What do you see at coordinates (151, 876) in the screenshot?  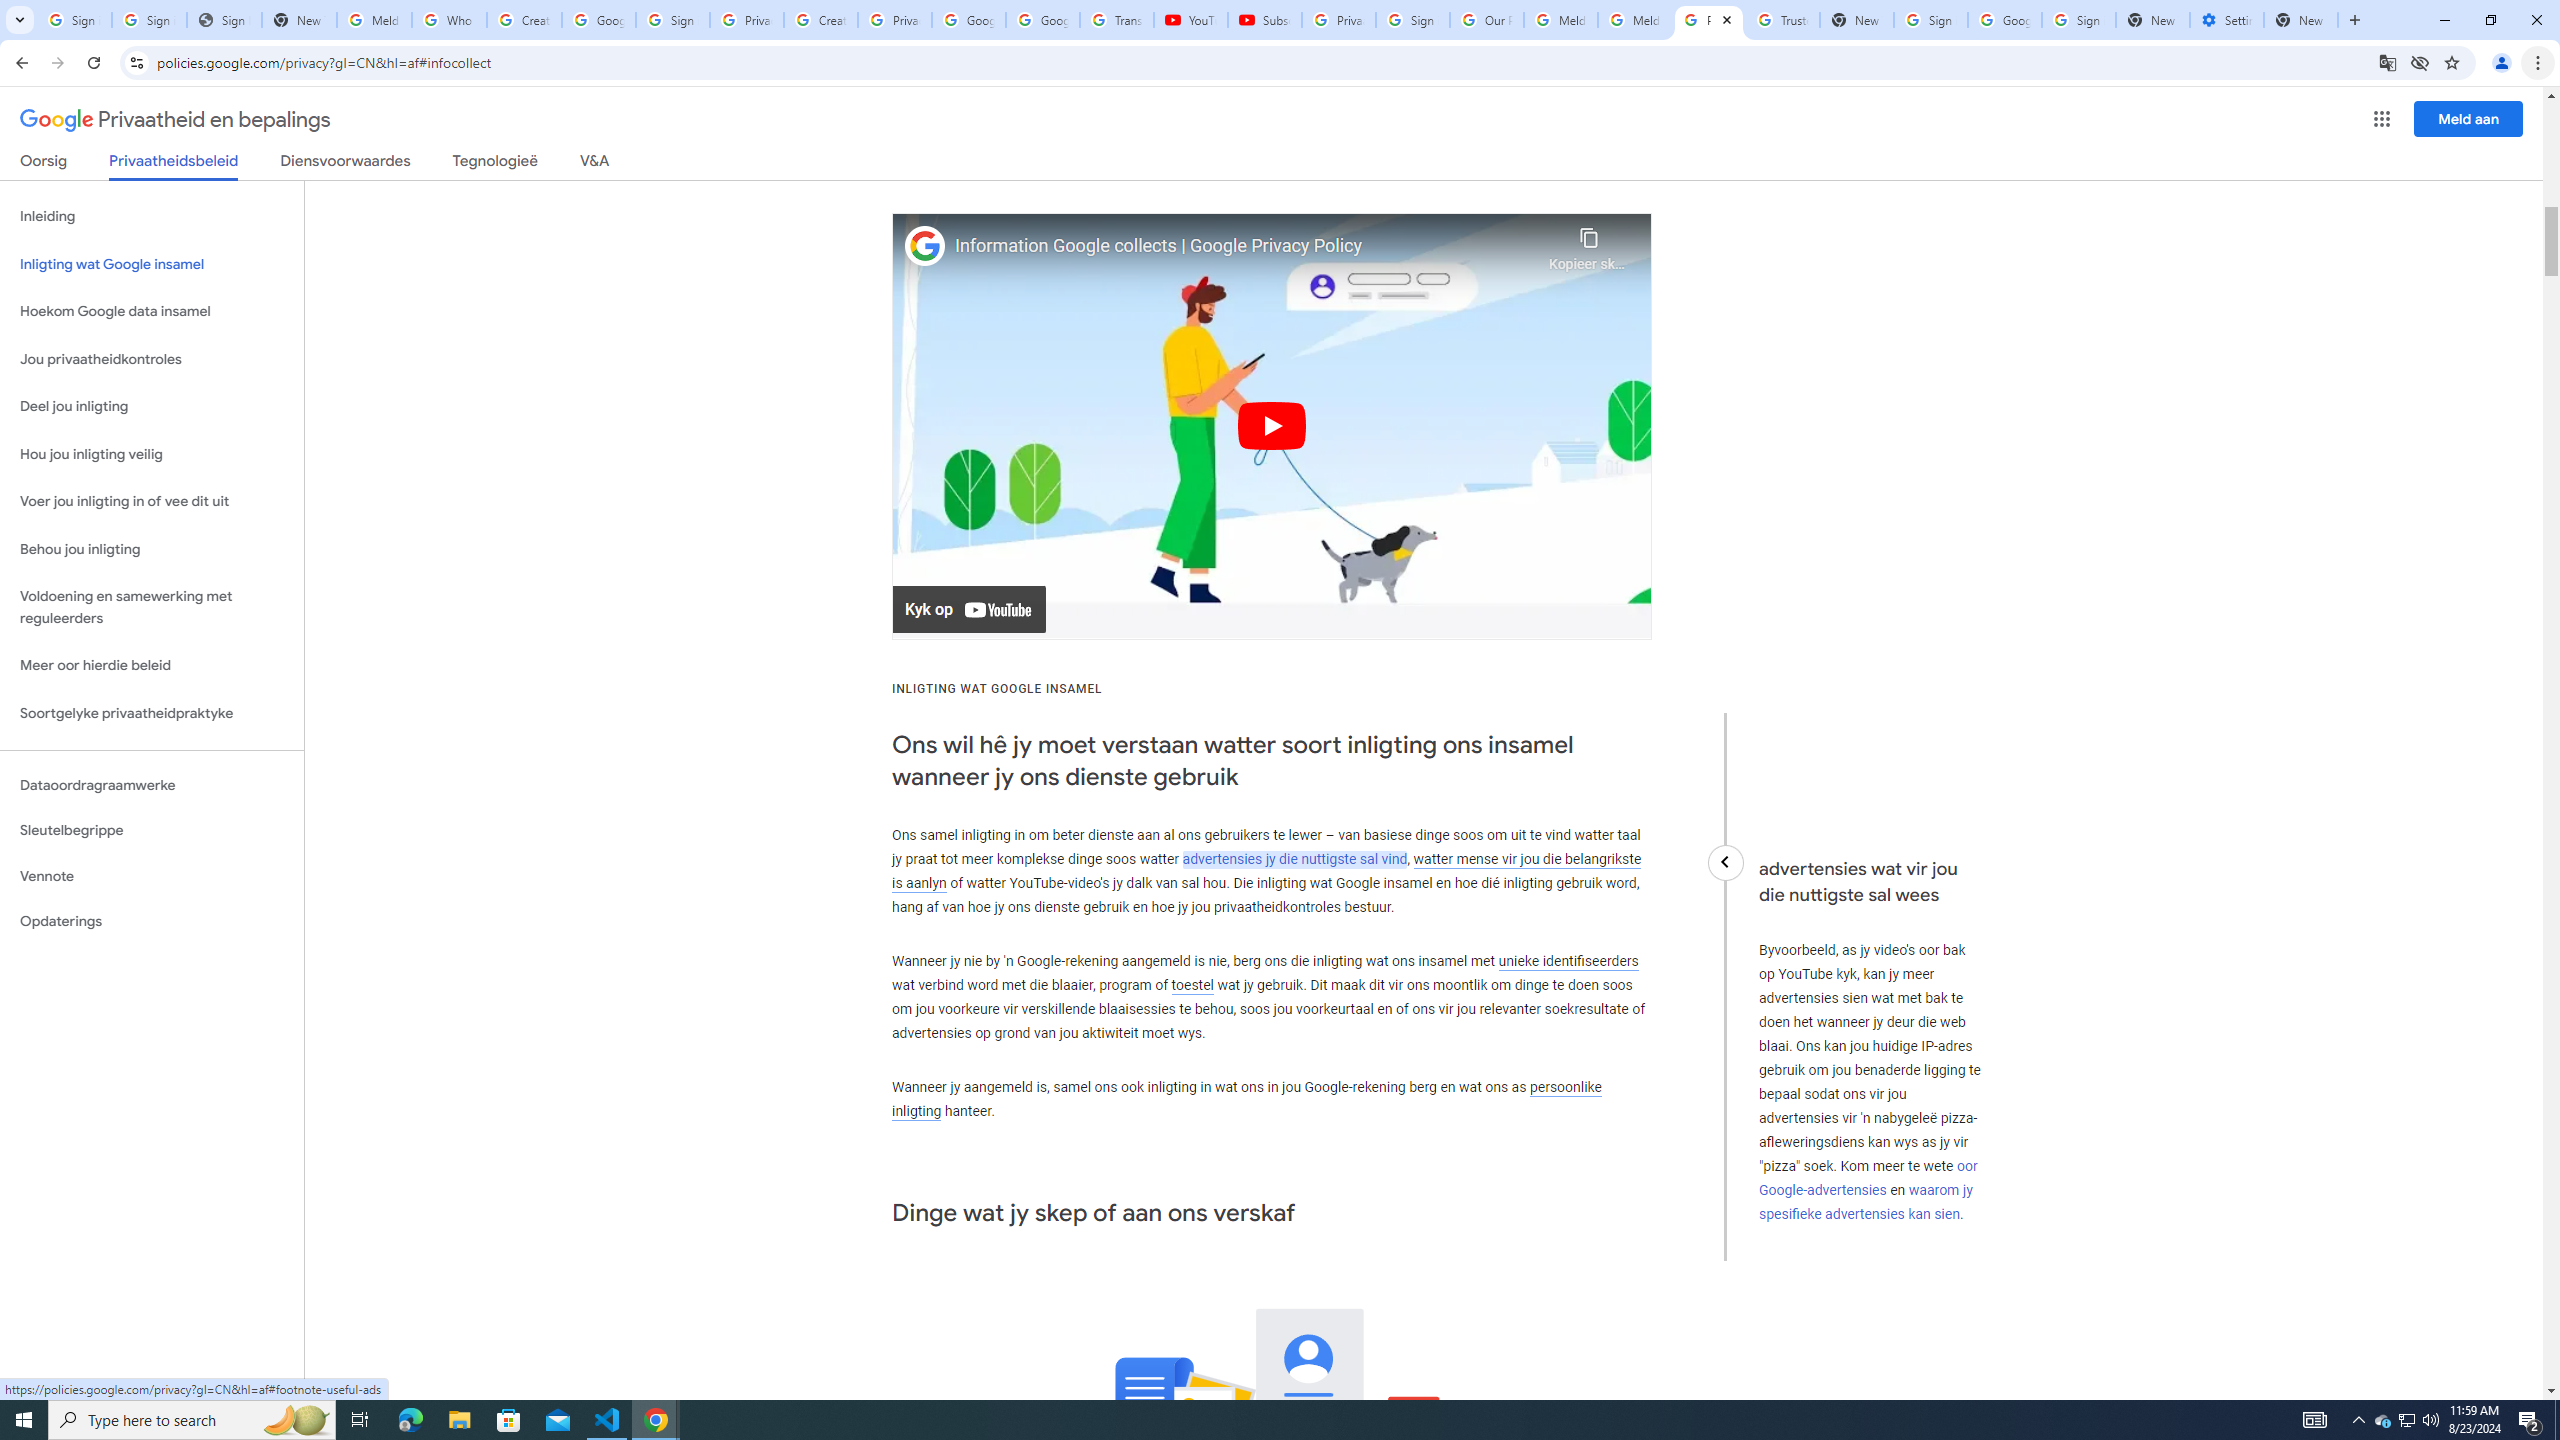 I see `'Vennote'` at bounding box center [151, 876].